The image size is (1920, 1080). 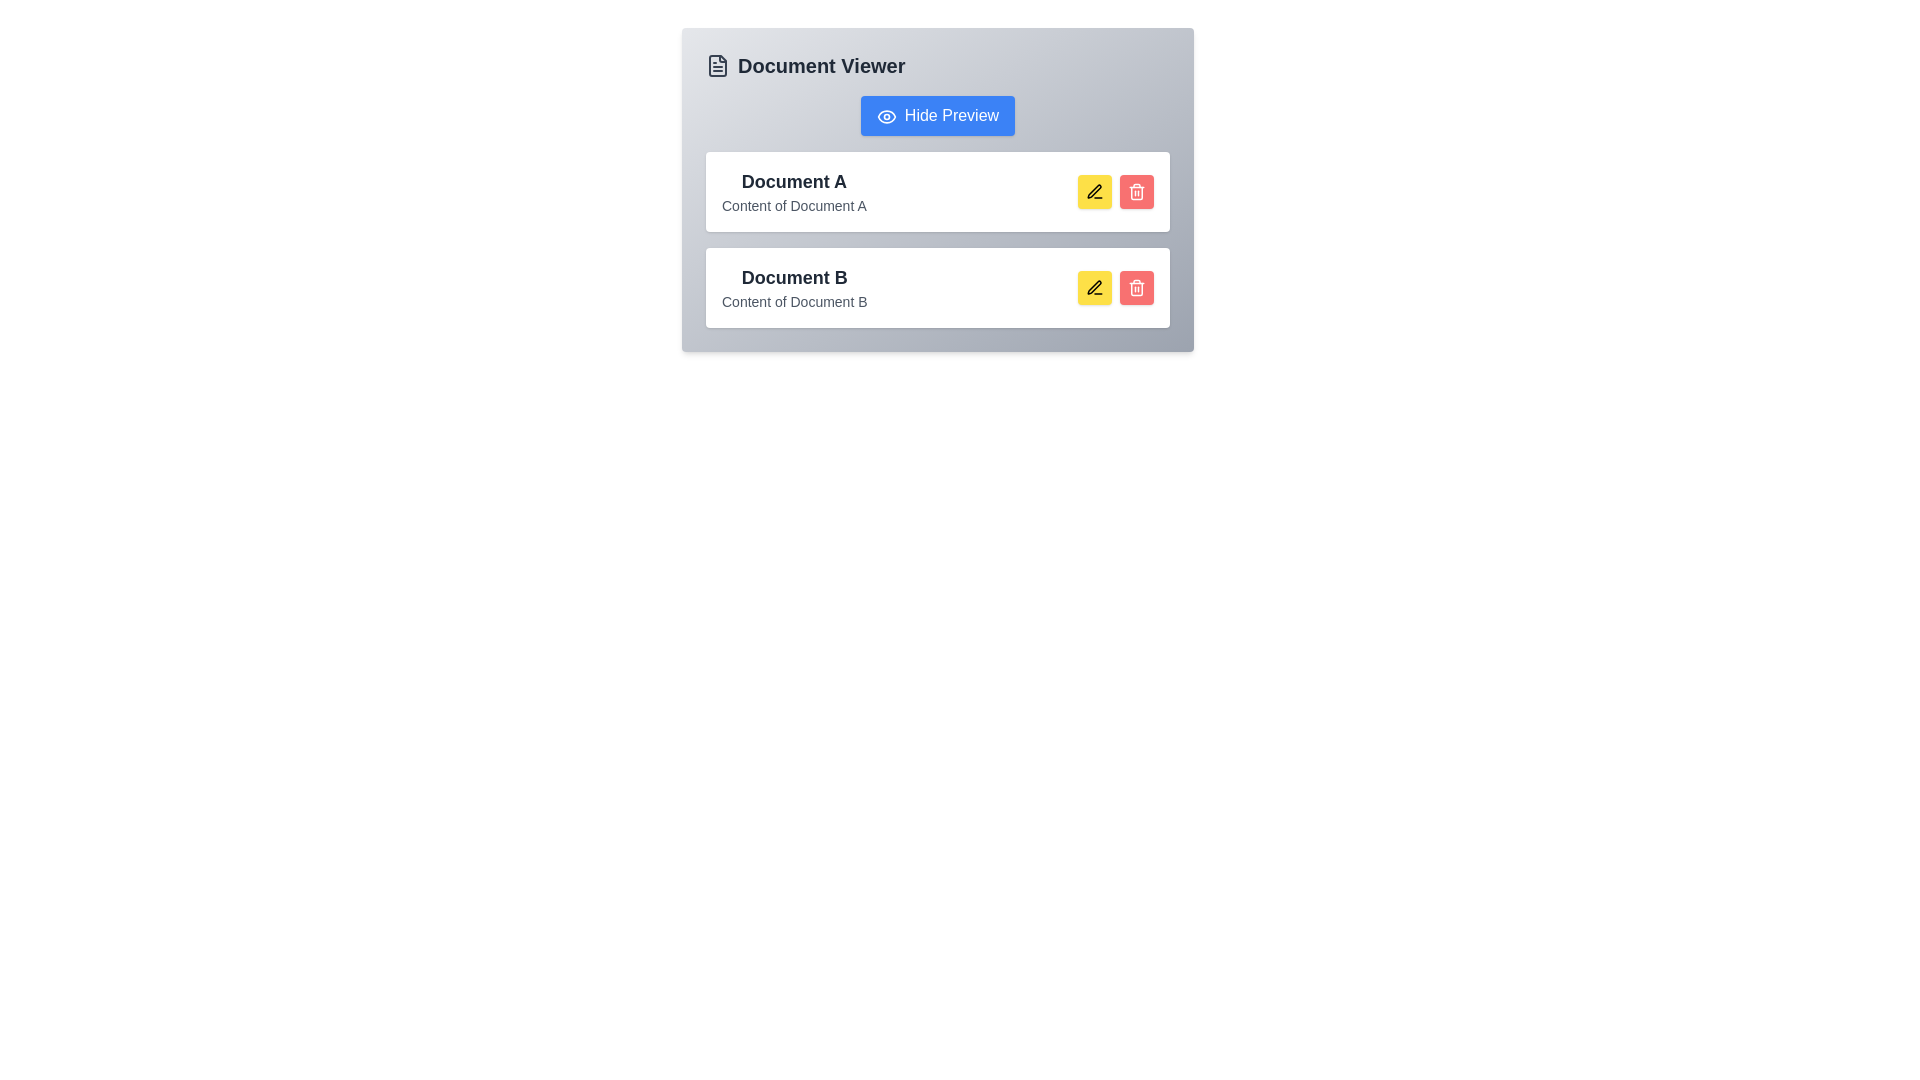 I want to click on the text label displaying 'Content of Document A' which is located below the title 'Document A' in a small gray font, so click(x=793, y=205).